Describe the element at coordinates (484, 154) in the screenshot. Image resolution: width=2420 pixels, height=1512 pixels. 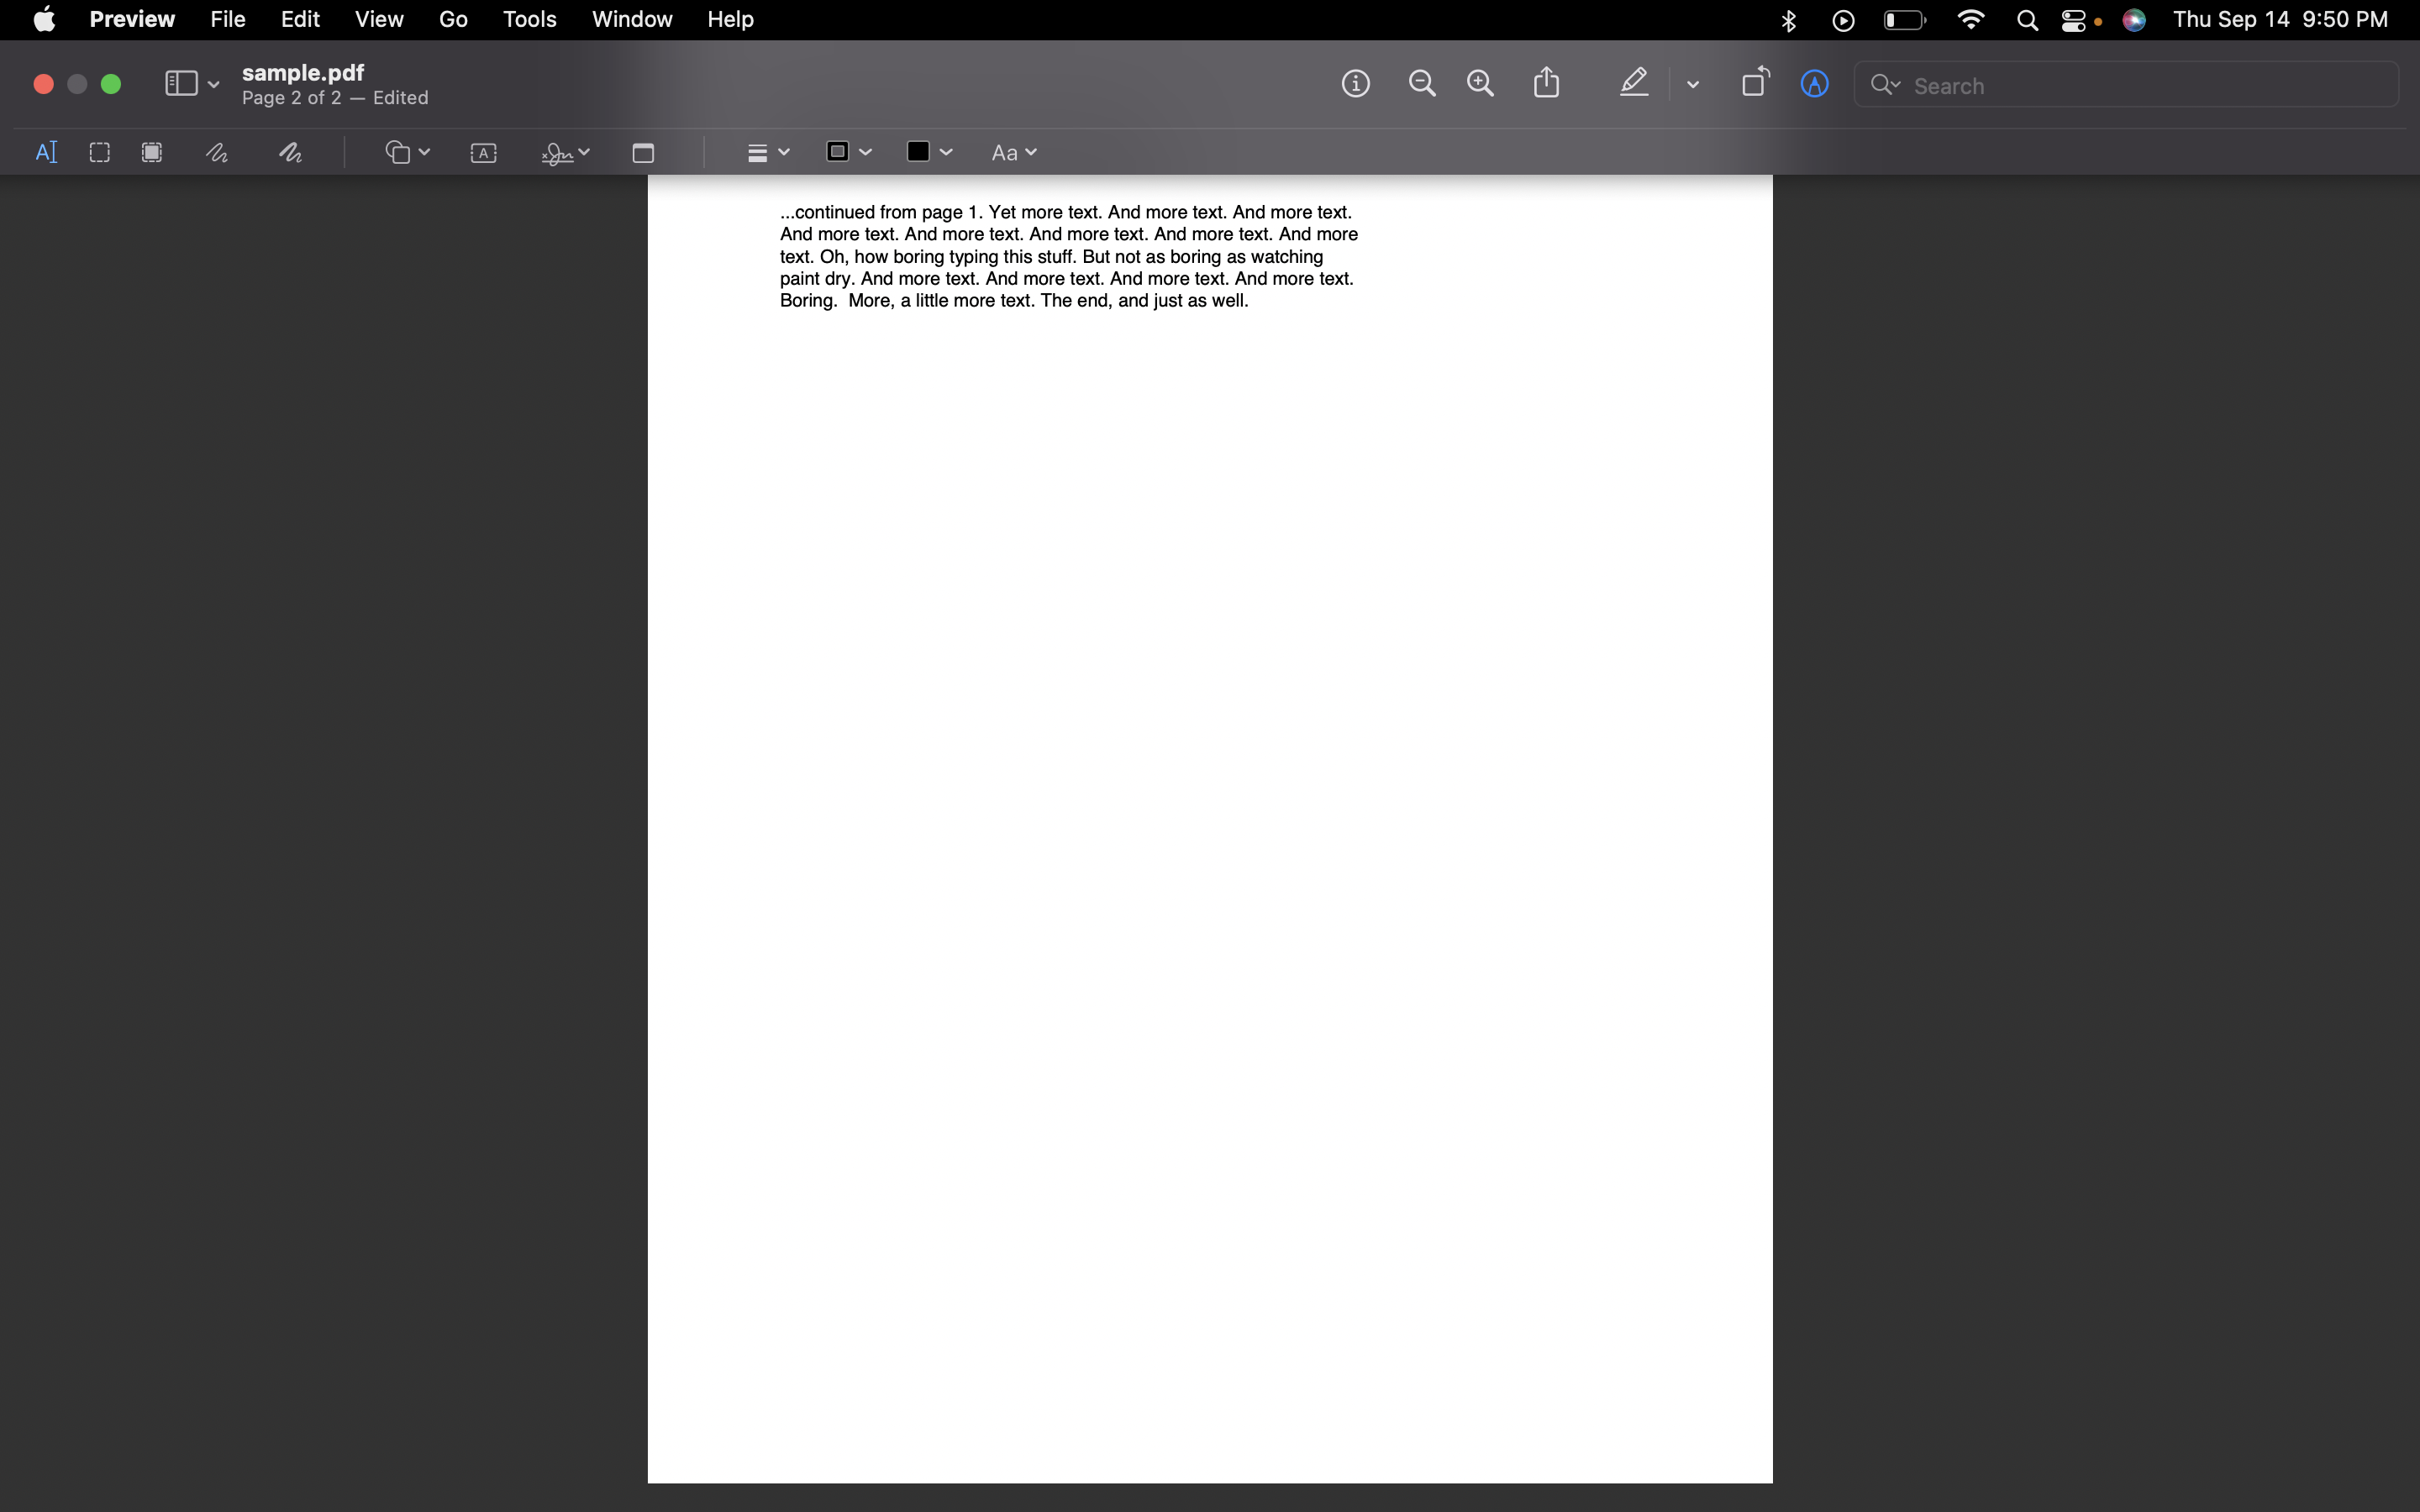
I see `the text pannel` at that location.